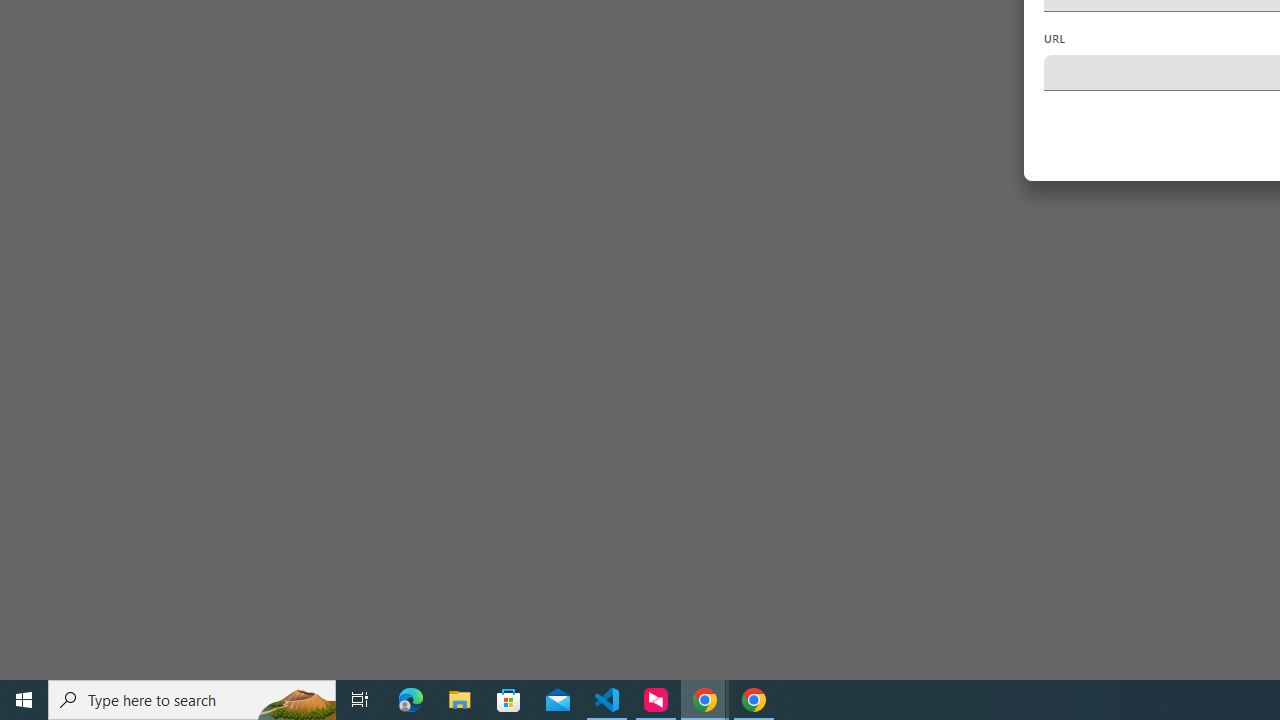 Image resolution: width=1280 pixels, height=720 pixels. What do you see at coordinates (359, 698) in the screenshot?
I see `'Task View'` at bounding box center [359, 698].